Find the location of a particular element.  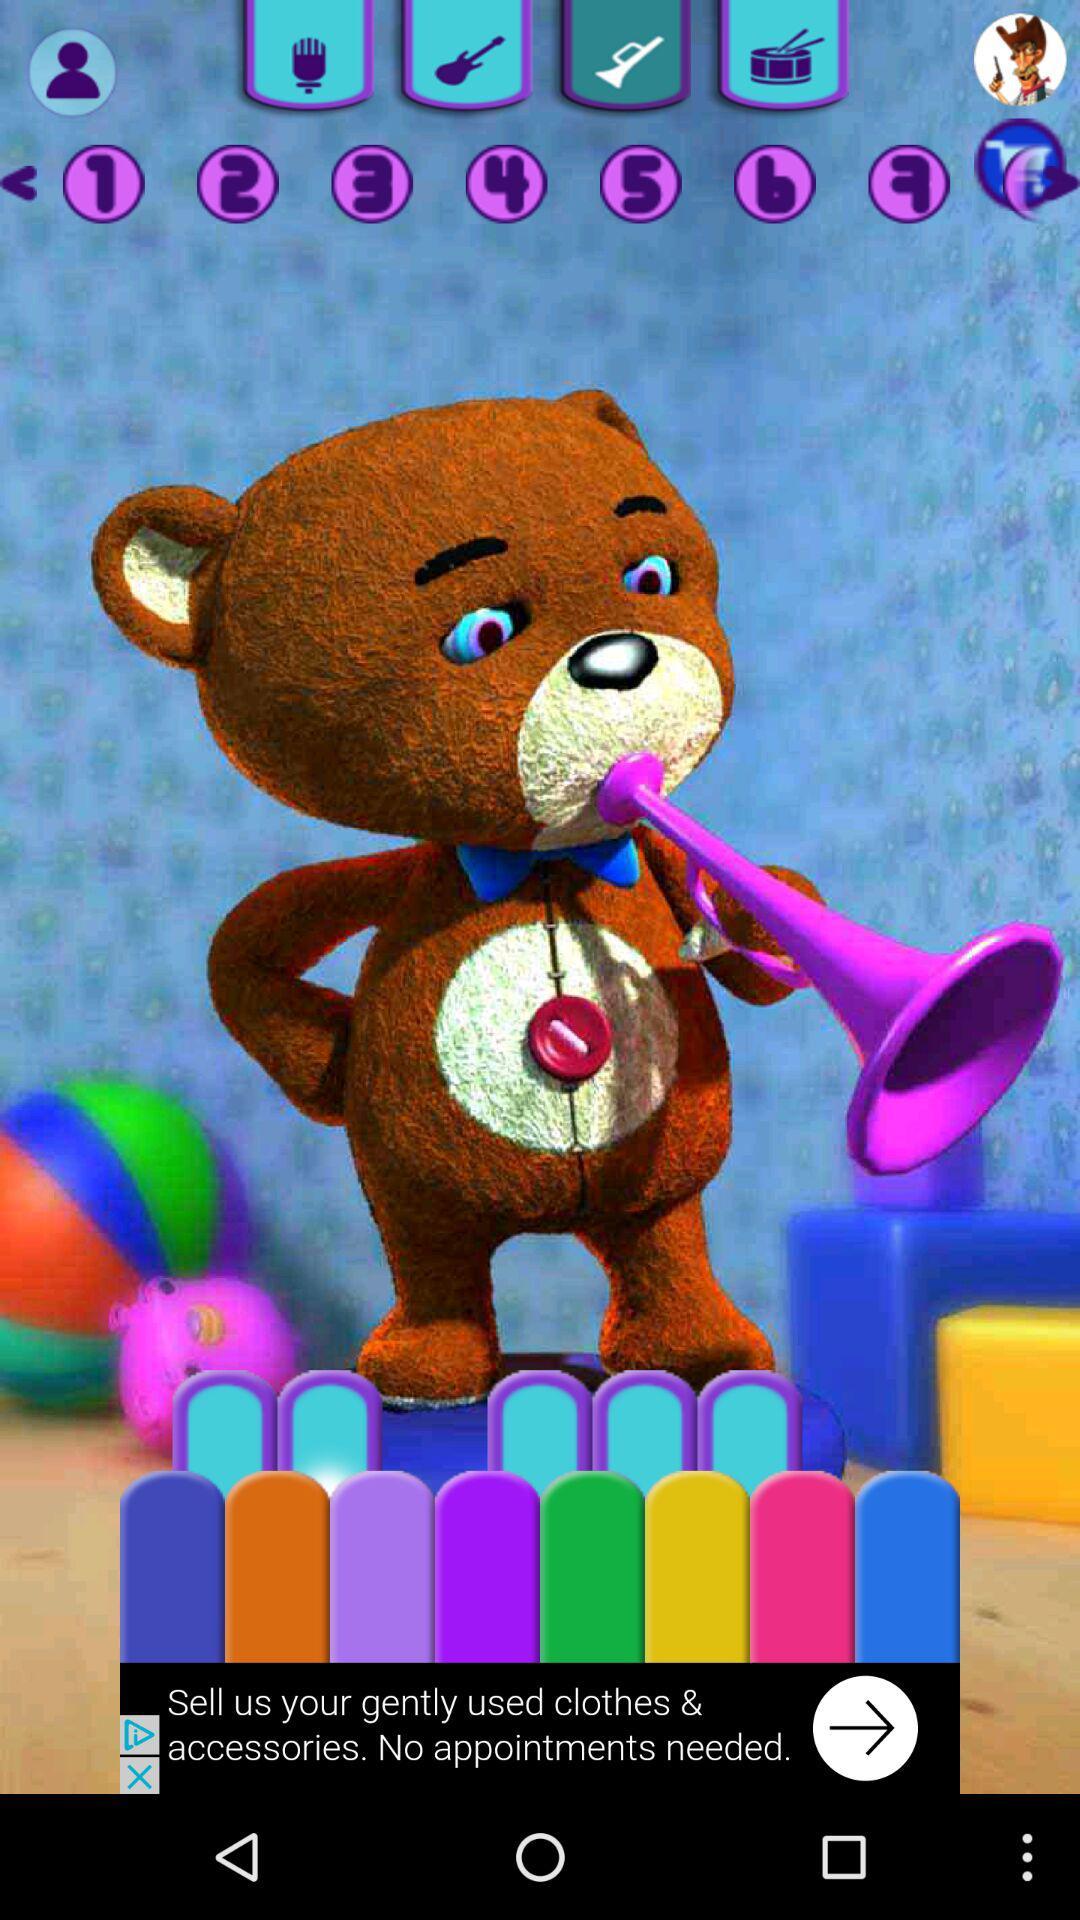

the microphone icon is located at coordinates (301, 63).